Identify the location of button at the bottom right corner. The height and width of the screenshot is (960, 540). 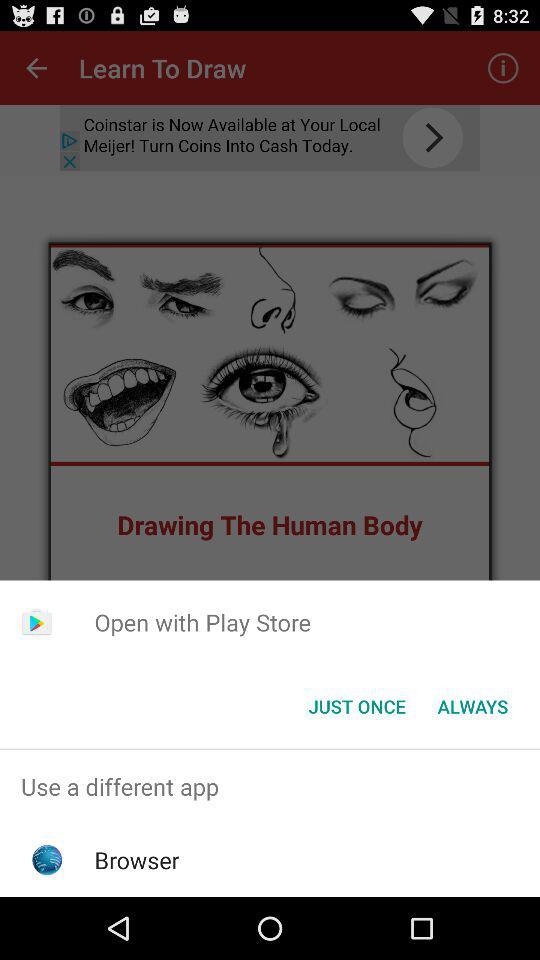
(472, 706).